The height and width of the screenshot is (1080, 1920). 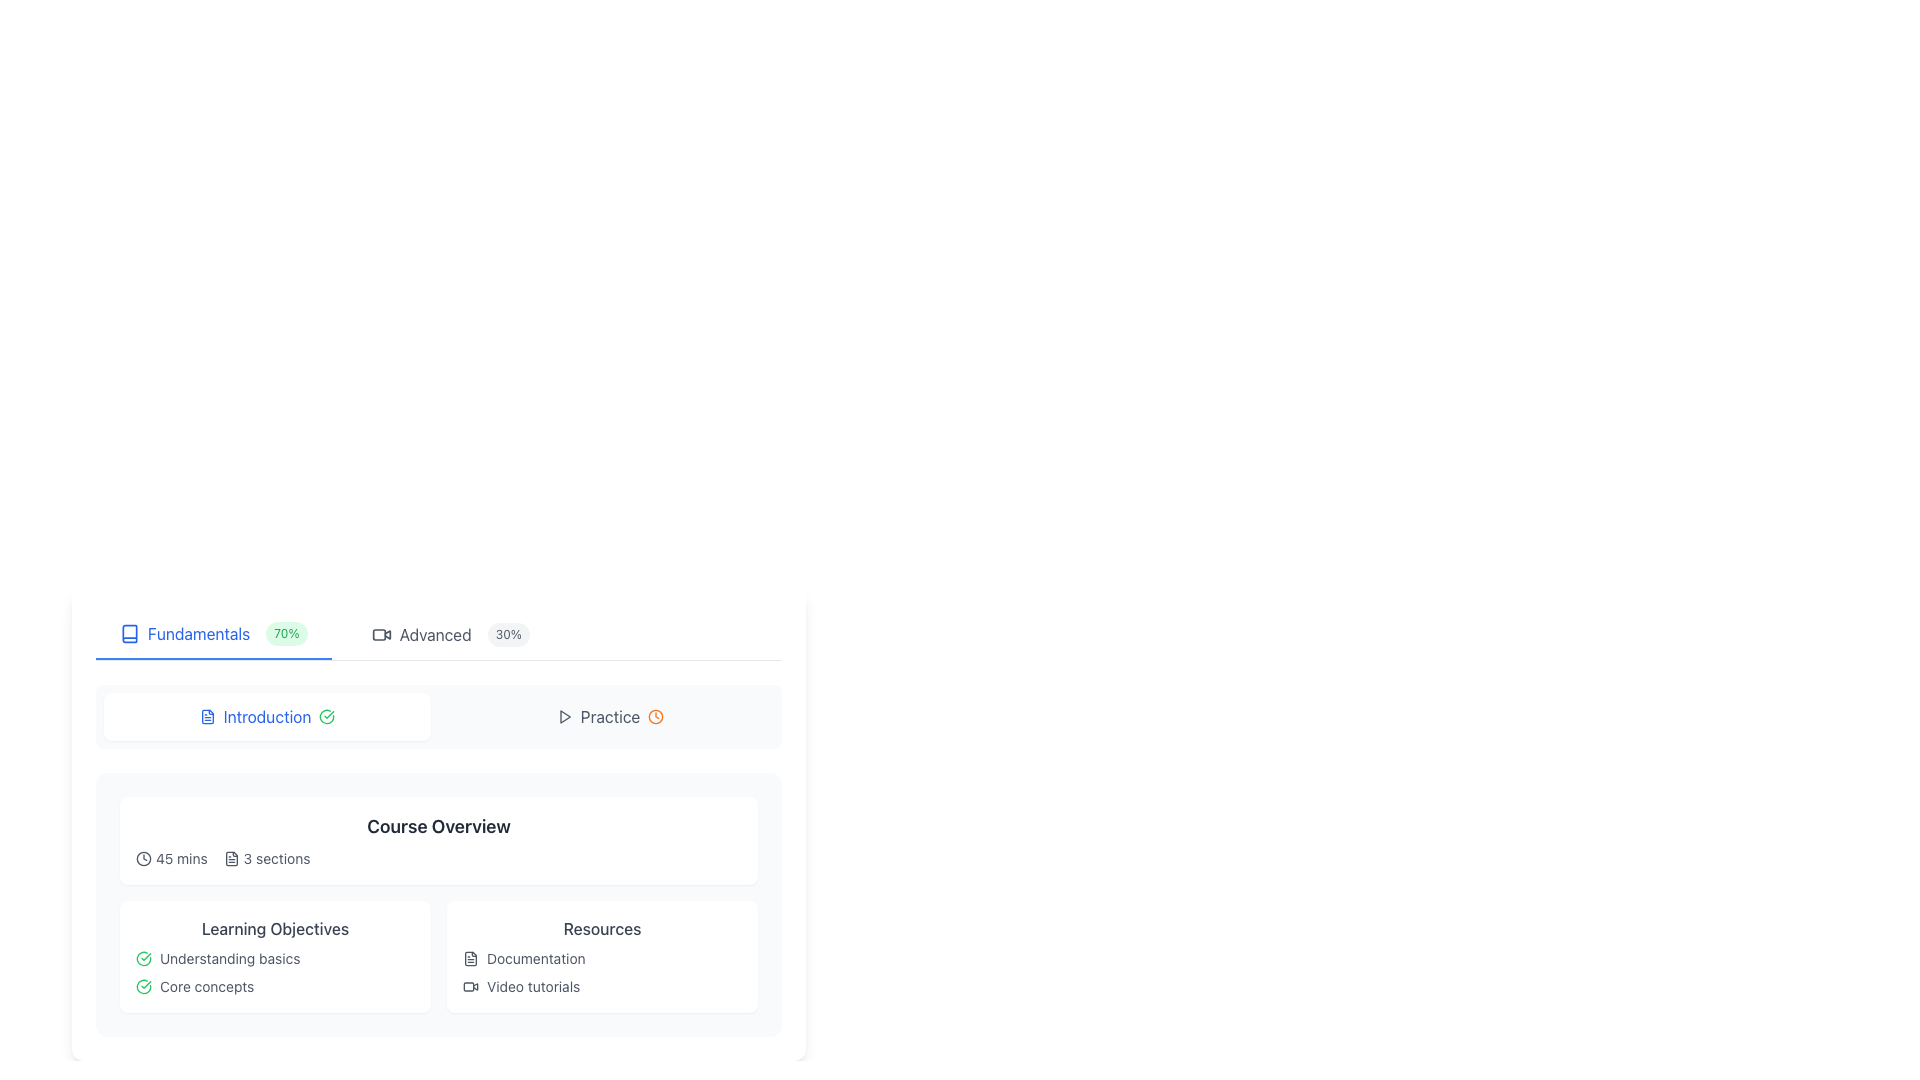 I want to click on the label displaying '30%' with a light gray background, located to the right of the 'Advanced' text in the 'Advanced' button group, so click(x=508, y=635).